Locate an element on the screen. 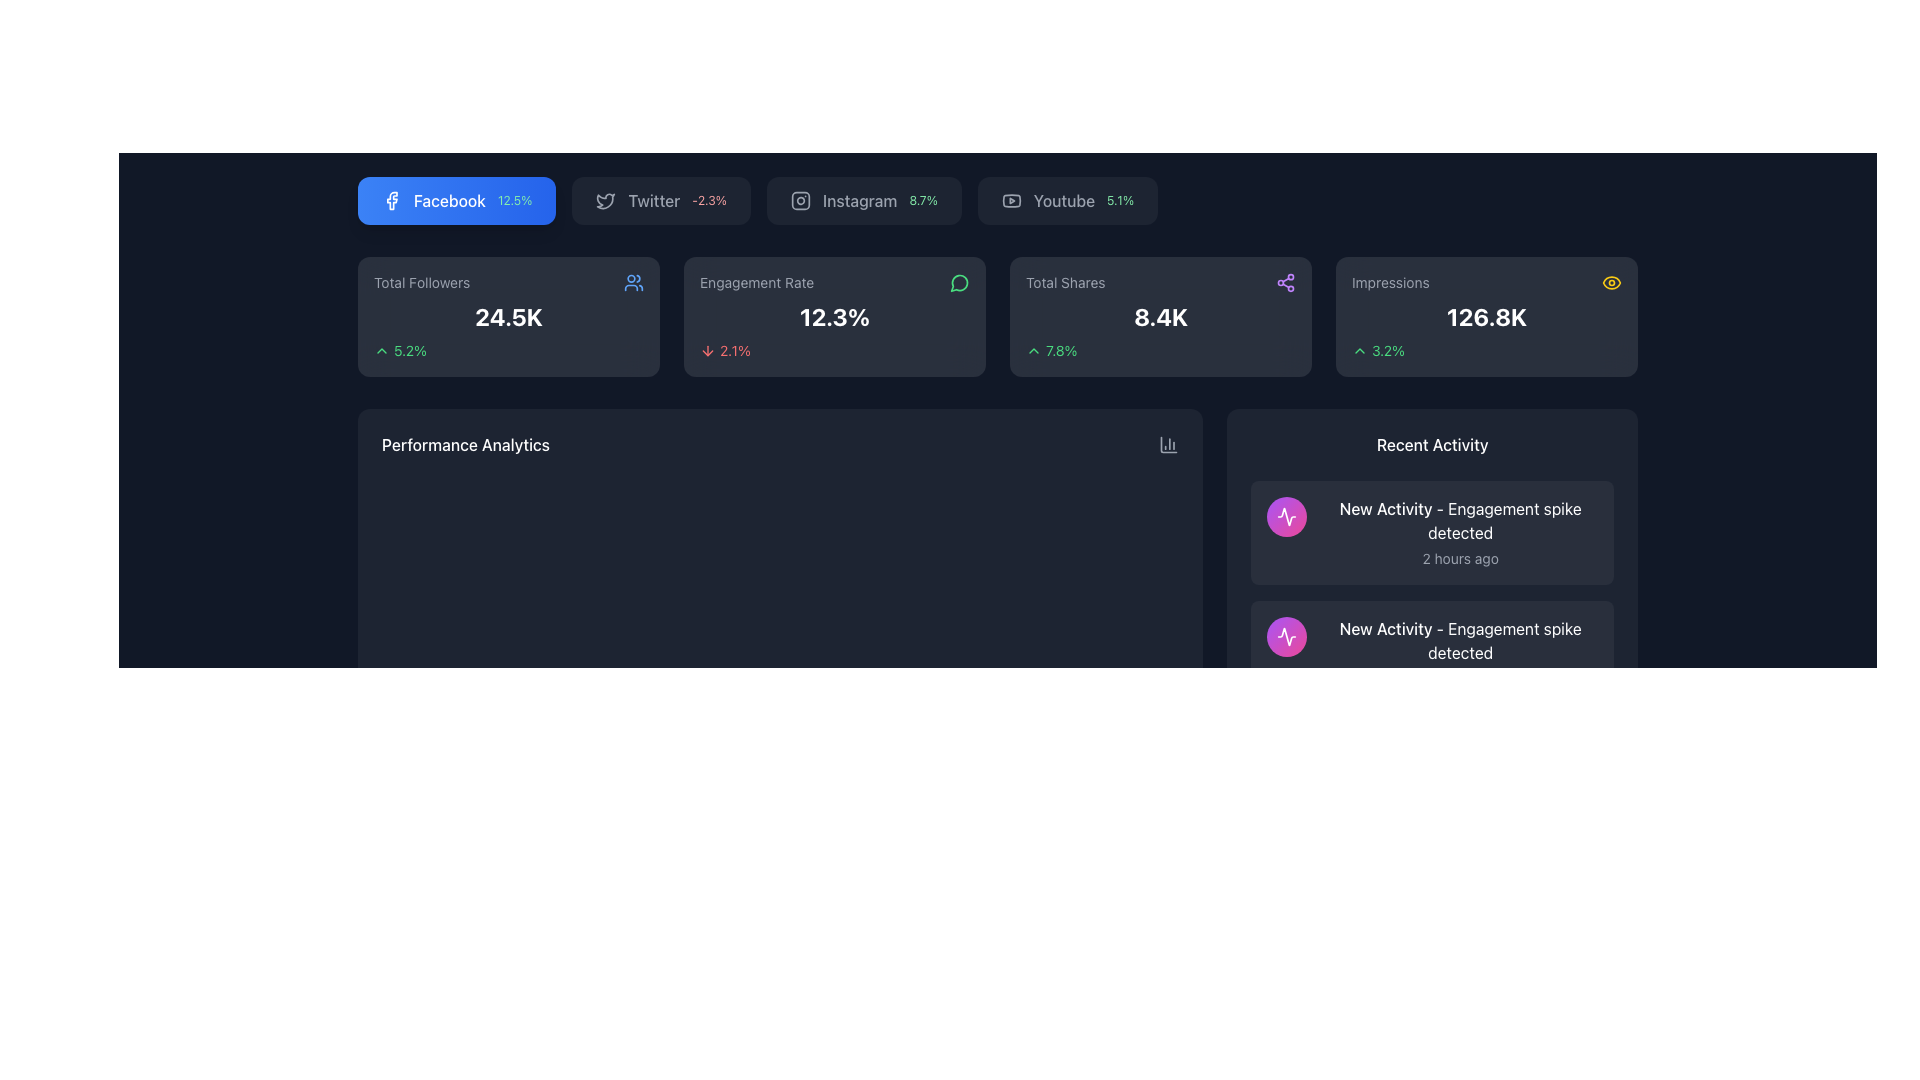 The height and width of the screenshot is (1080, 1920). the Twitter icon, which is a minimalist line-based drawing of a bird, located within a button labeled 'Twitter -2.3%' in the top section of the interface is located at coordinates (605, 201).